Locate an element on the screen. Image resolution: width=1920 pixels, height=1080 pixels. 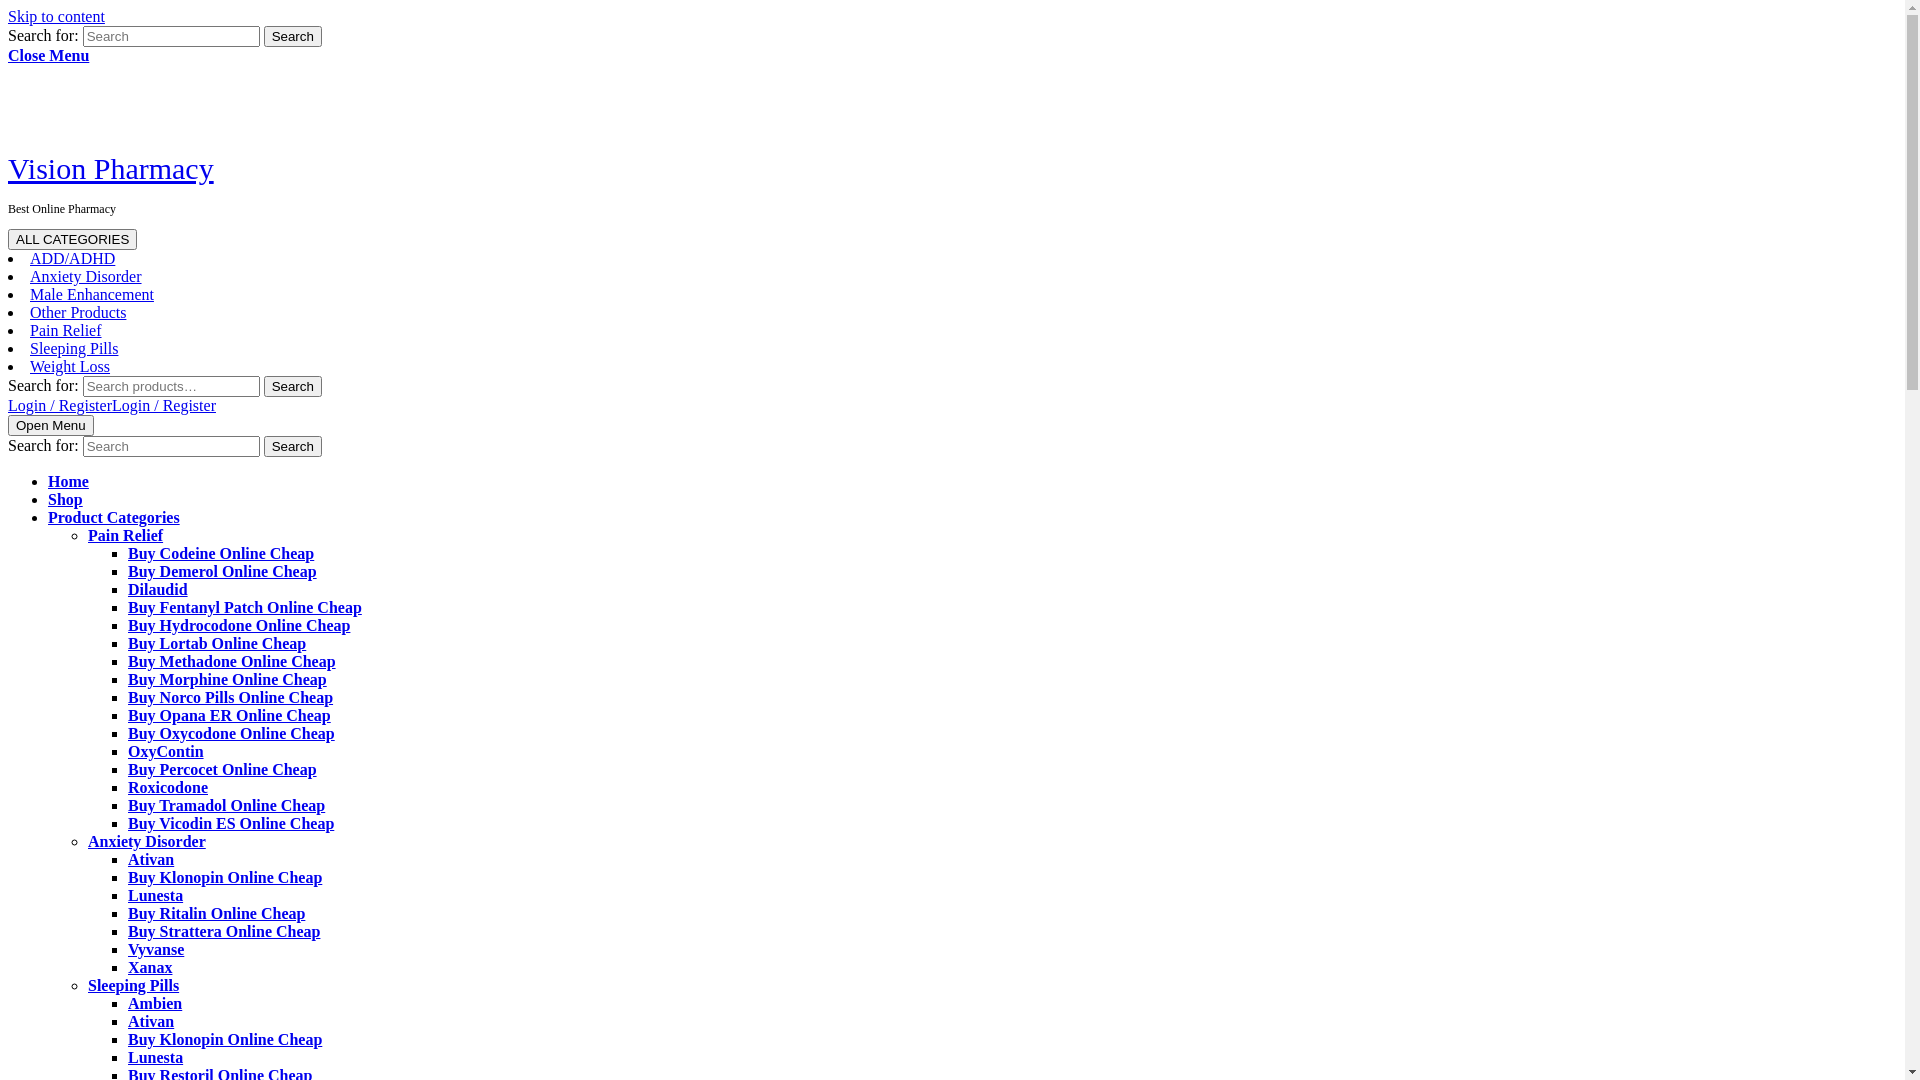
'Vyvanse' is located at coordinates (155, 948).